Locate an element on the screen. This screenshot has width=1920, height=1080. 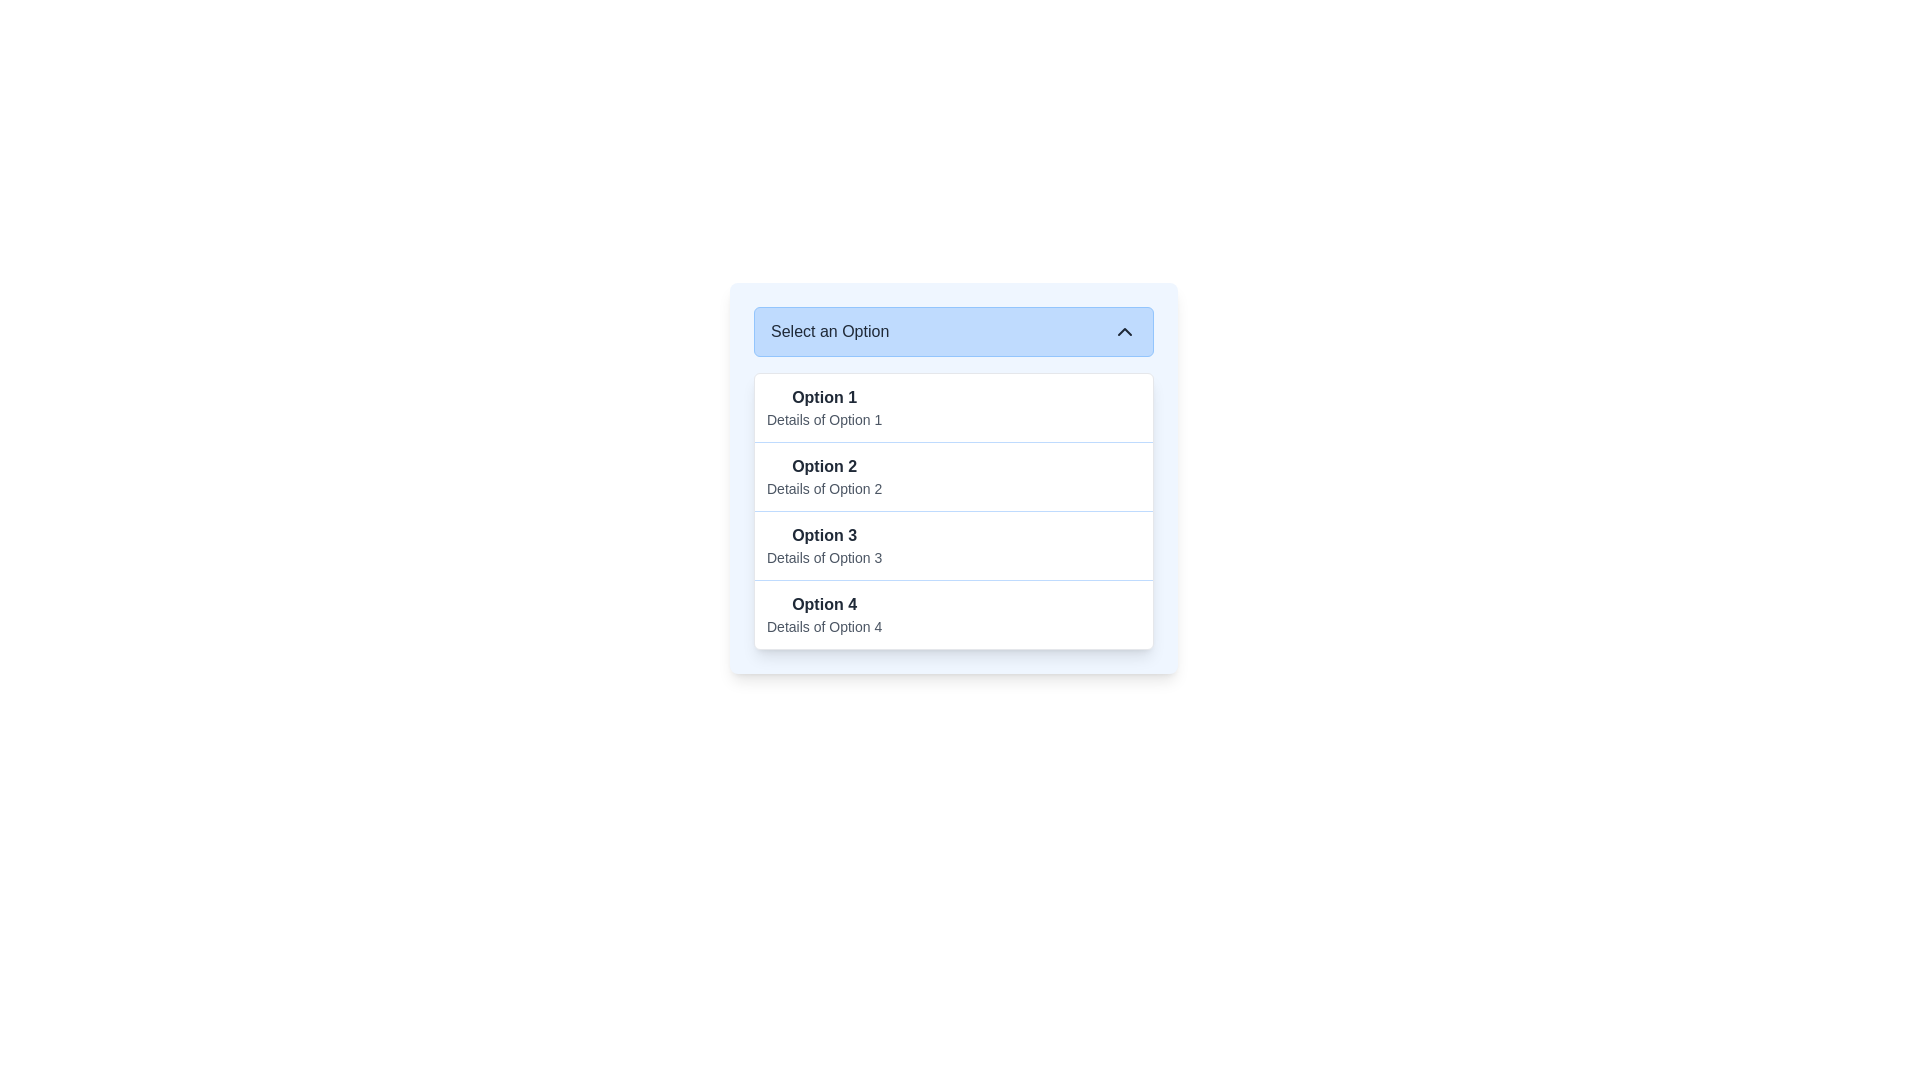
the second item in the dropdown list titled 'Select an Option' is located at coordinates (953, 476).